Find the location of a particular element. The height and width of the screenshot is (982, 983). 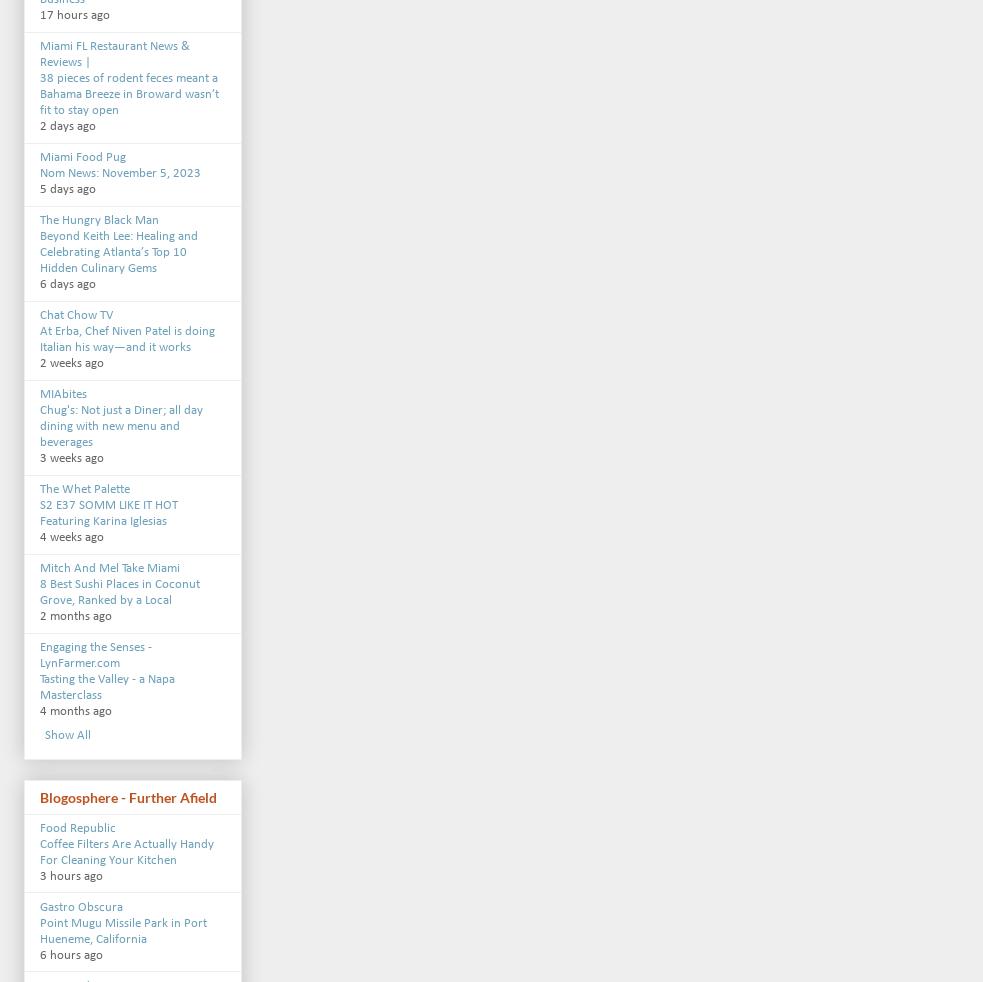

'3 hours ago' is located at coordinates (70, 875).